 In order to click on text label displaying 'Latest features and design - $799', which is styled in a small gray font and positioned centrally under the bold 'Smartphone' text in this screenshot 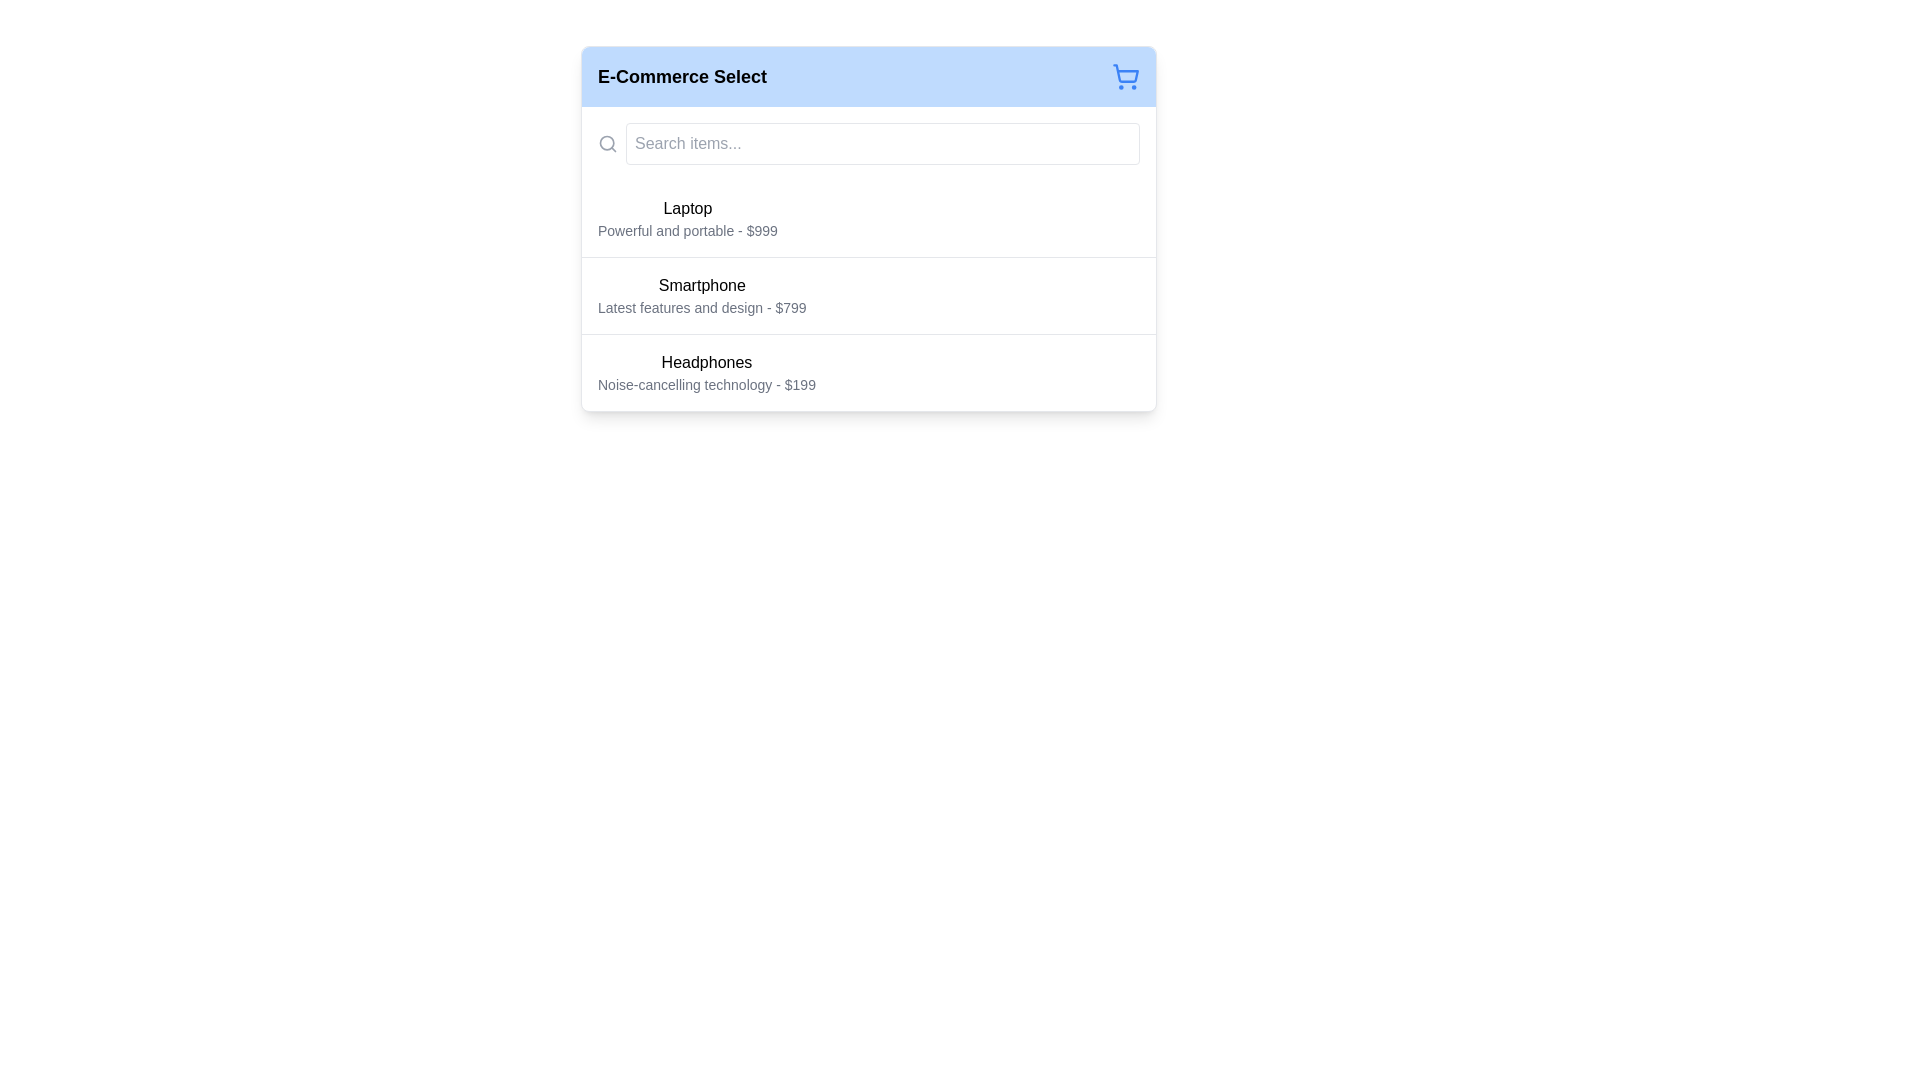, I will do `click(702, 308)`.